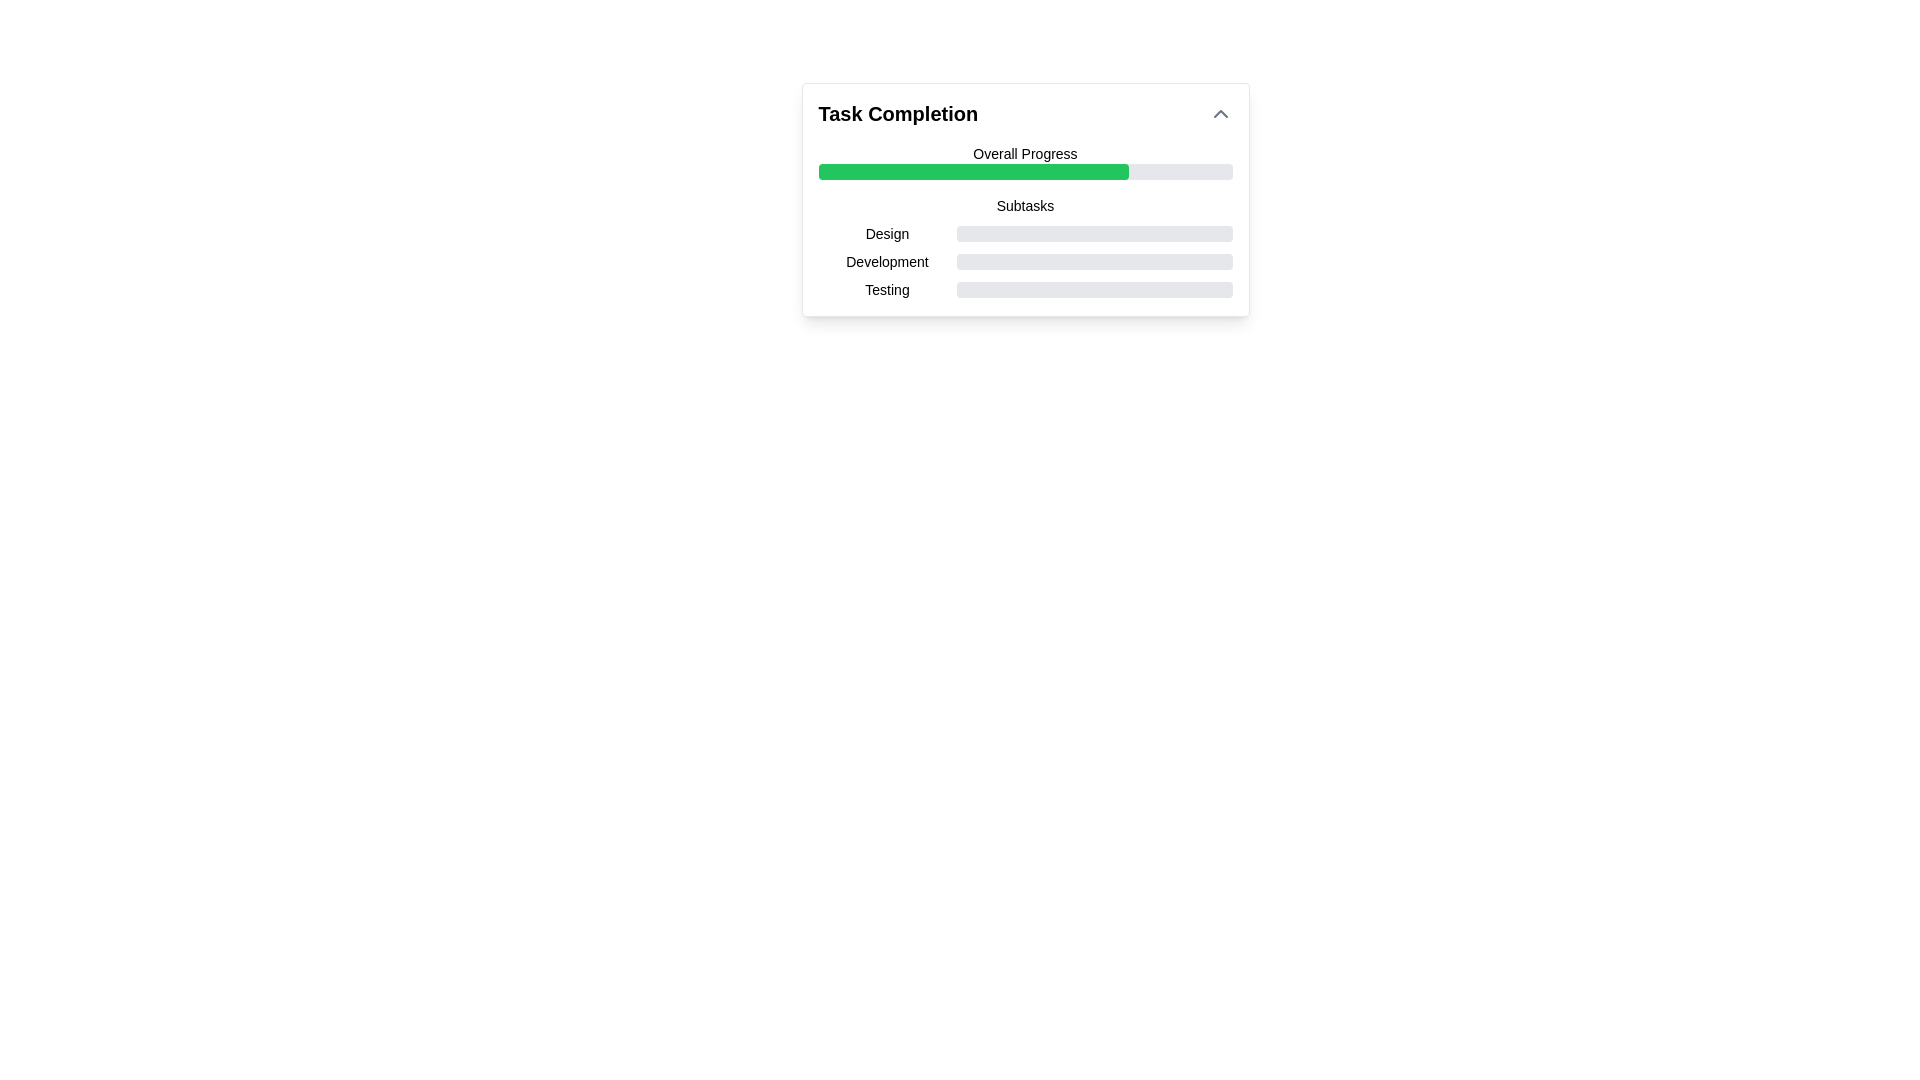 The height and width of the screenshot is (1080, 1920). Describe the element at coordinates (1093, 261) in the screenshot. I see `visual information of the progress bar that represents the completion of a development-related task, displayed as a green bar on a gray background` at that location.